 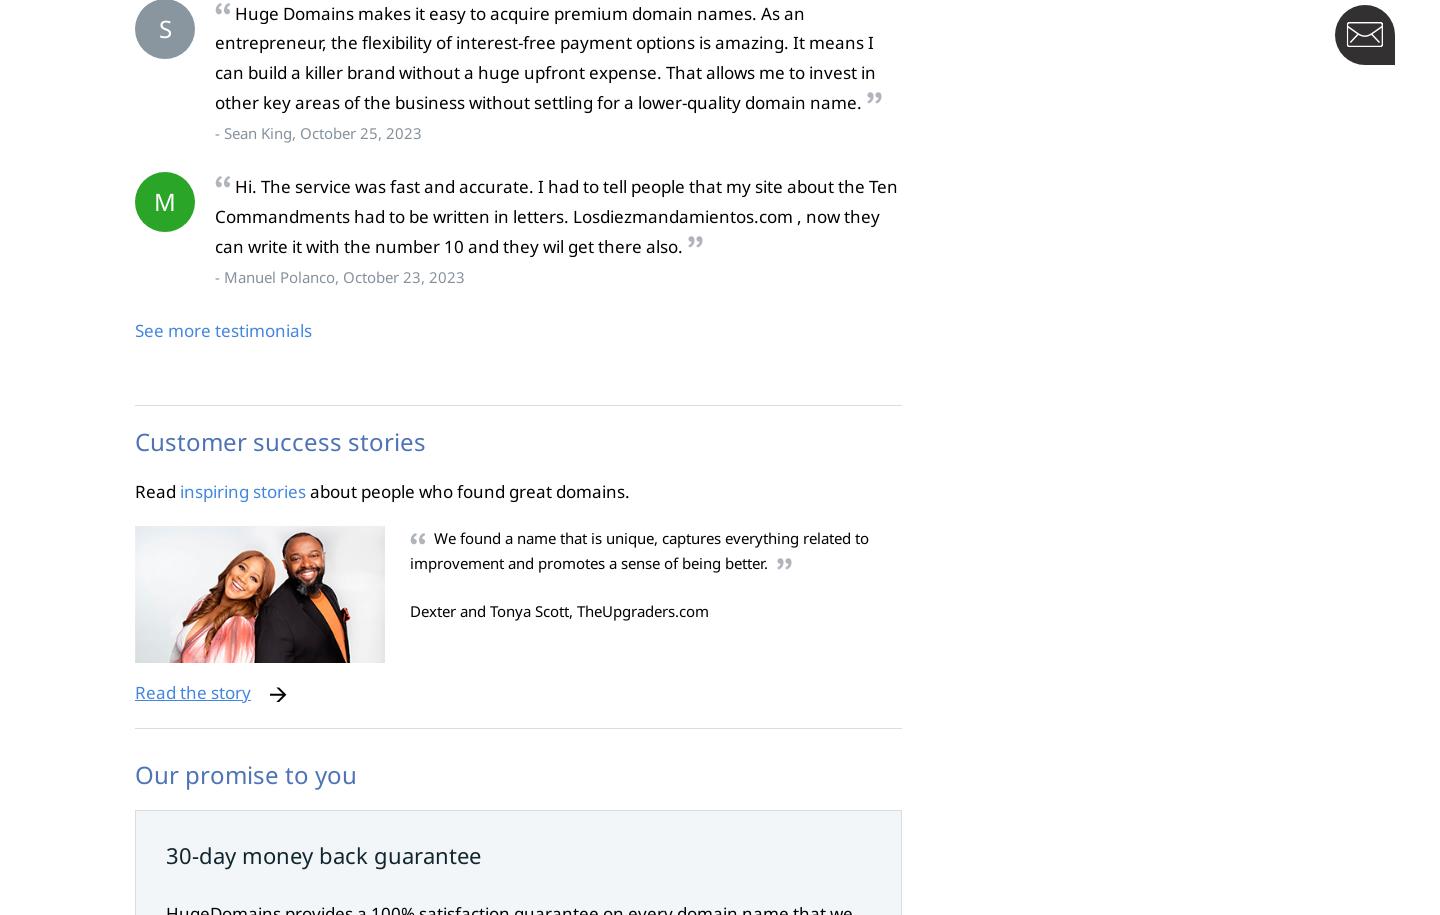 What do you see at coordinates (559, 611) in the screenshot?
I see `'Dexter and Tonya Scott, TheUpgraders.com'` at bounding box center [559, 611].